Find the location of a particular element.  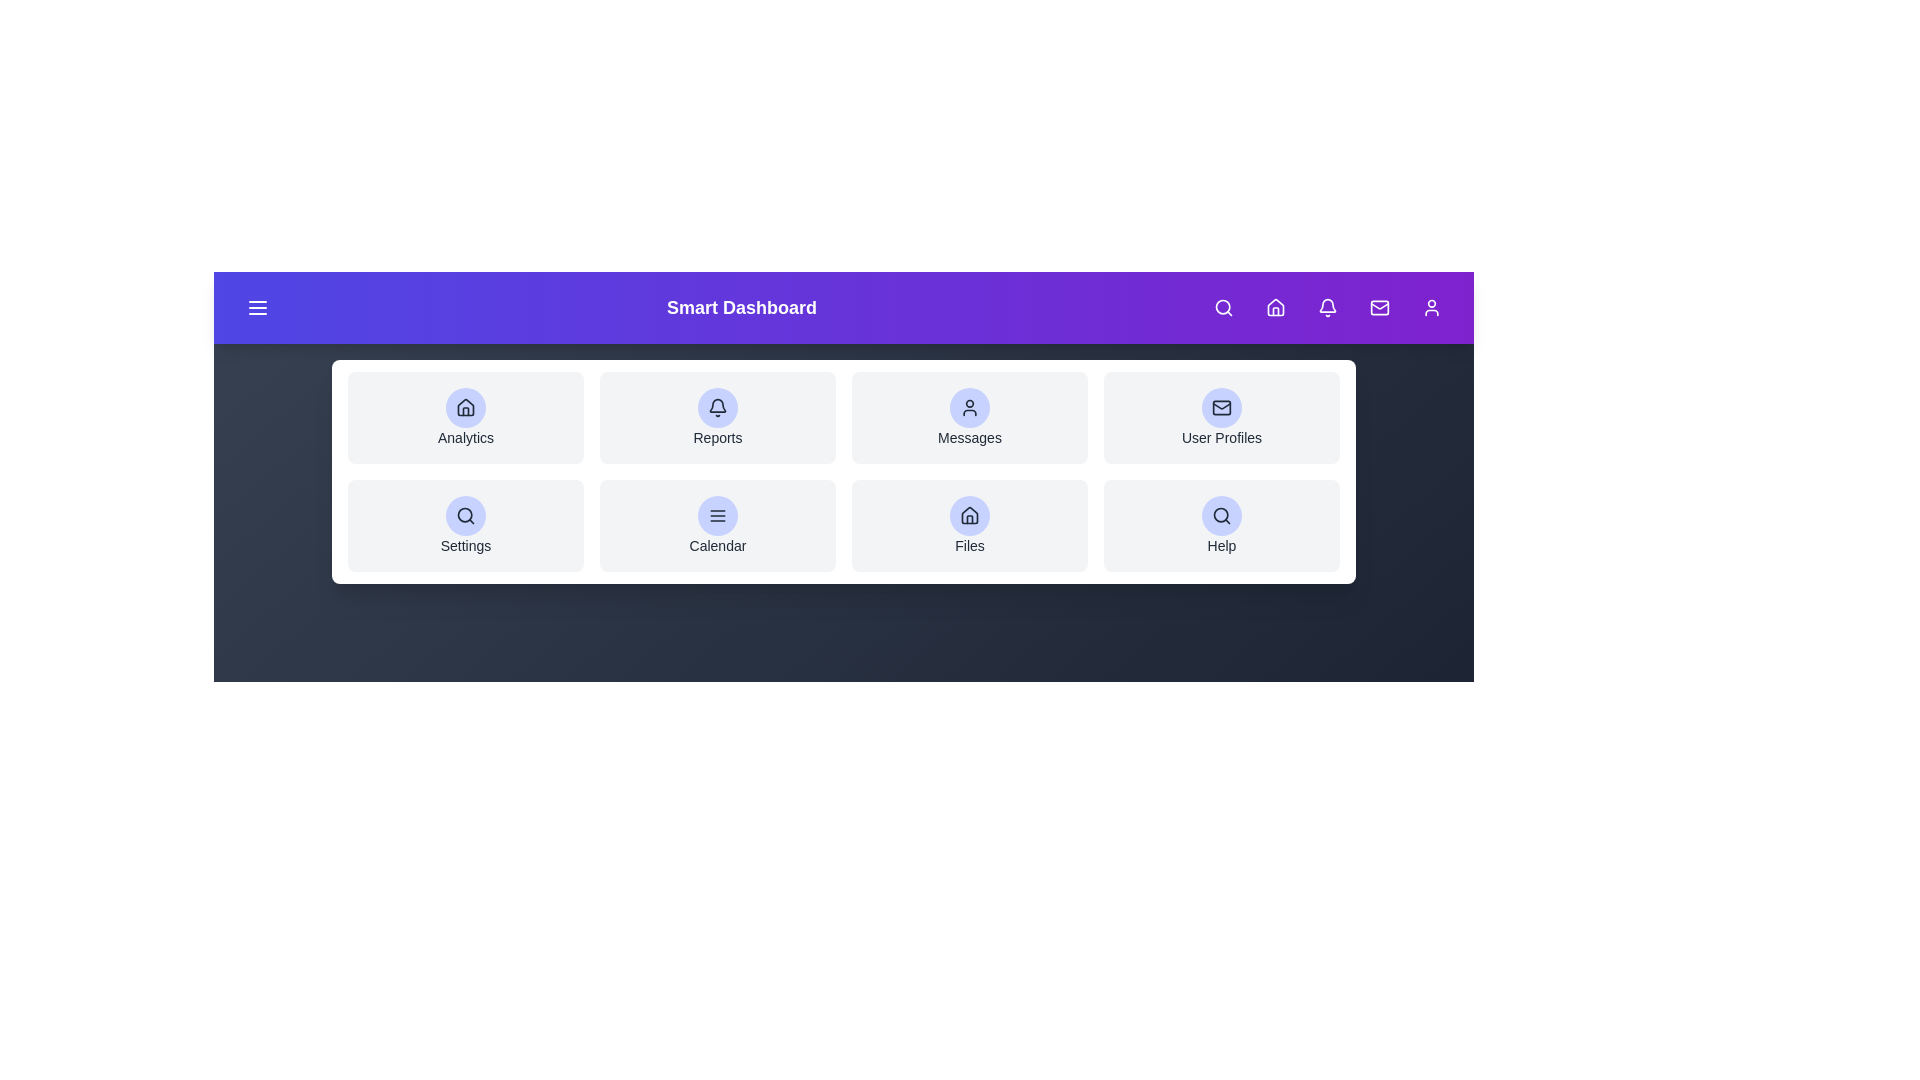

the search button in the app bar is located at coordinates (1223, 308).